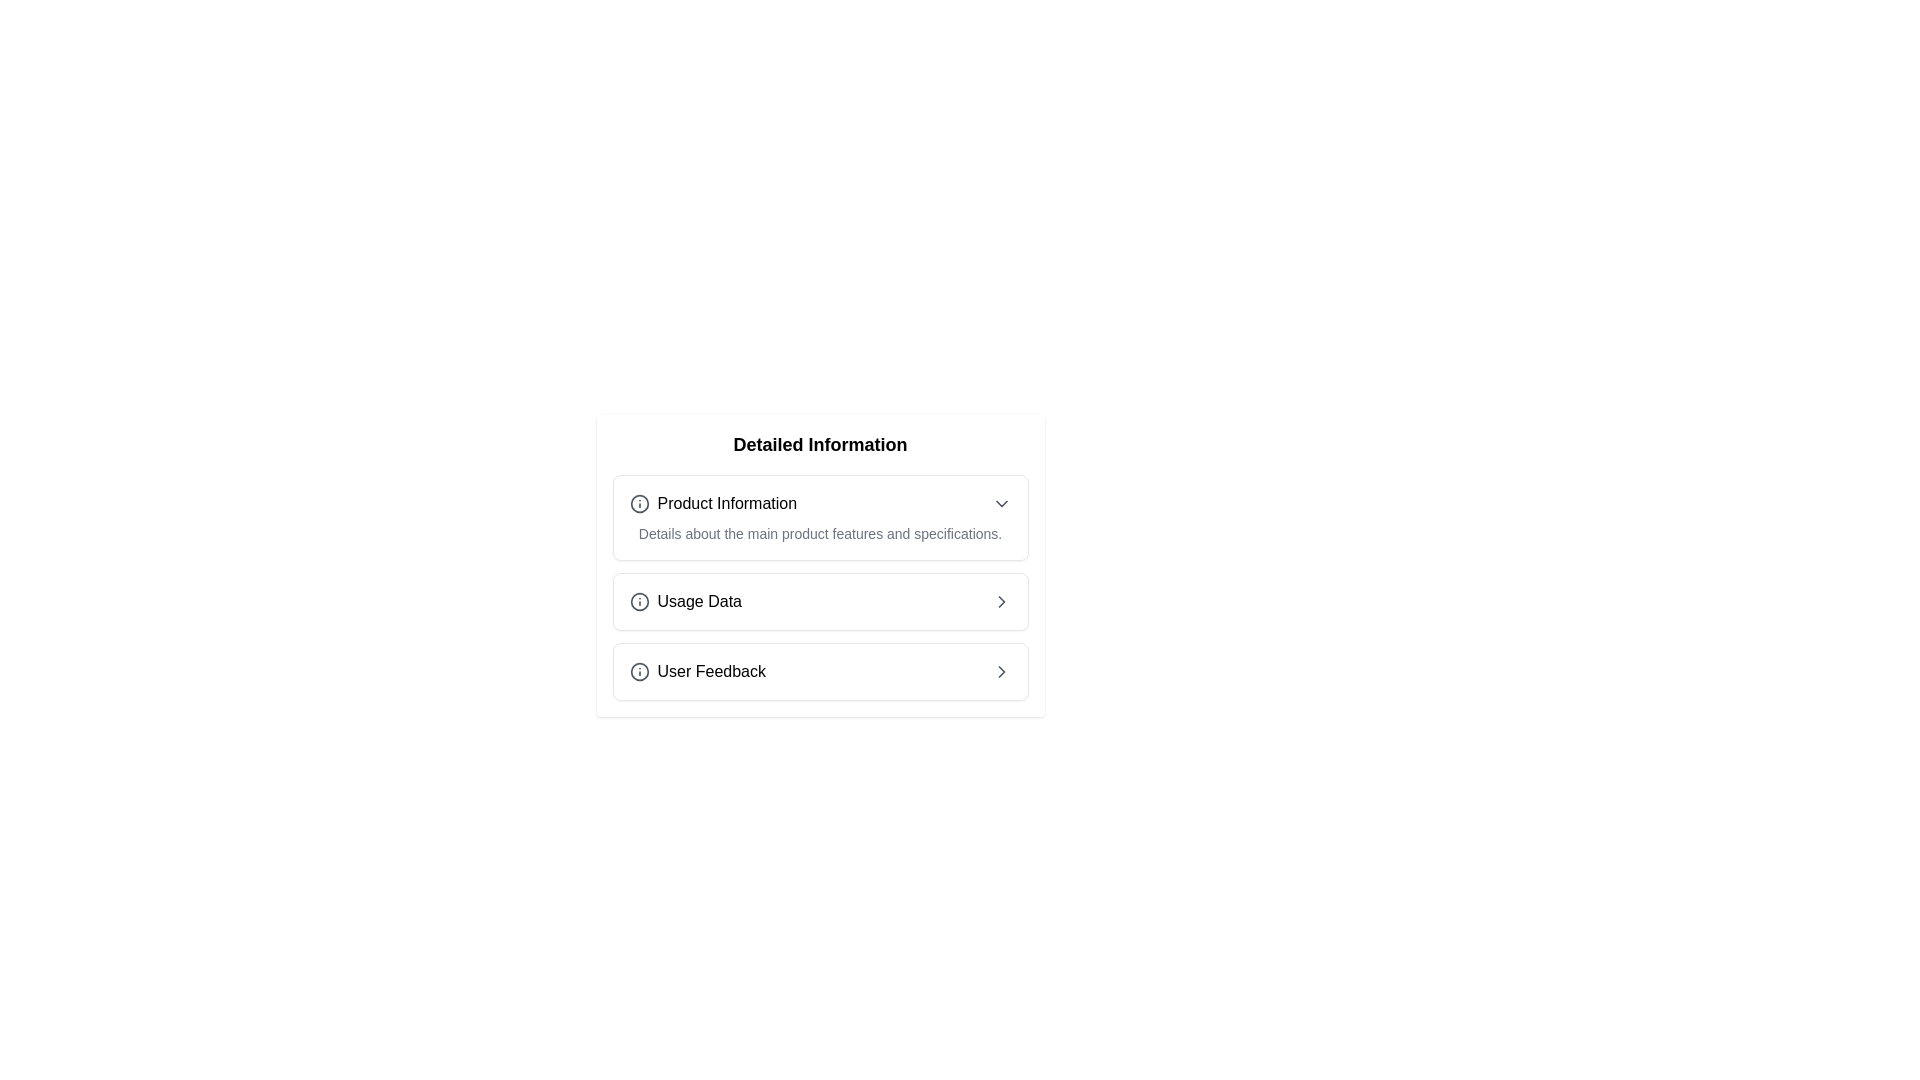 Image resolution: width=1920 pixels, height=1080 pixels. I want to click on the 'Usage Data' button styled as a list item, so click(820, 600).